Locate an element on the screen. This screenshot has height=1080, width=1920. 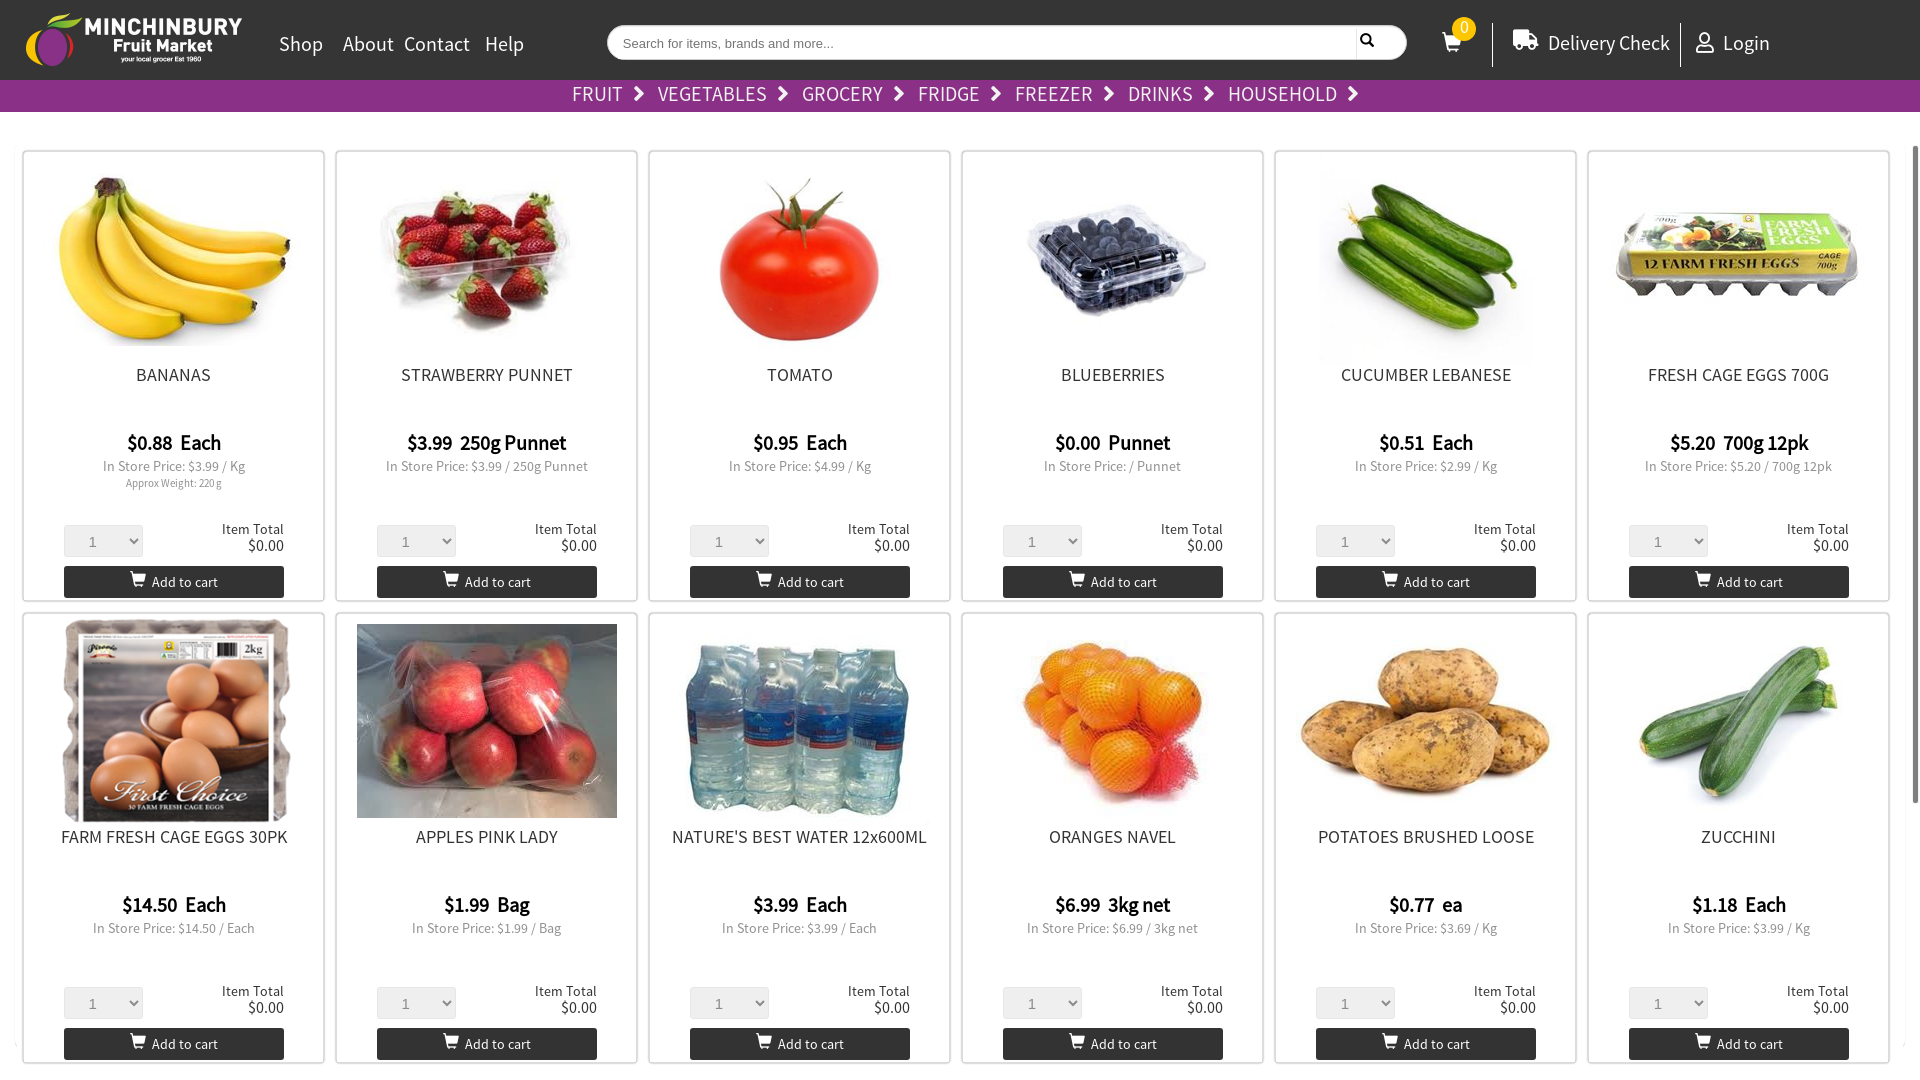
'FRESH CAGE EGGS 700G' is located at coordinates (1647, 374).